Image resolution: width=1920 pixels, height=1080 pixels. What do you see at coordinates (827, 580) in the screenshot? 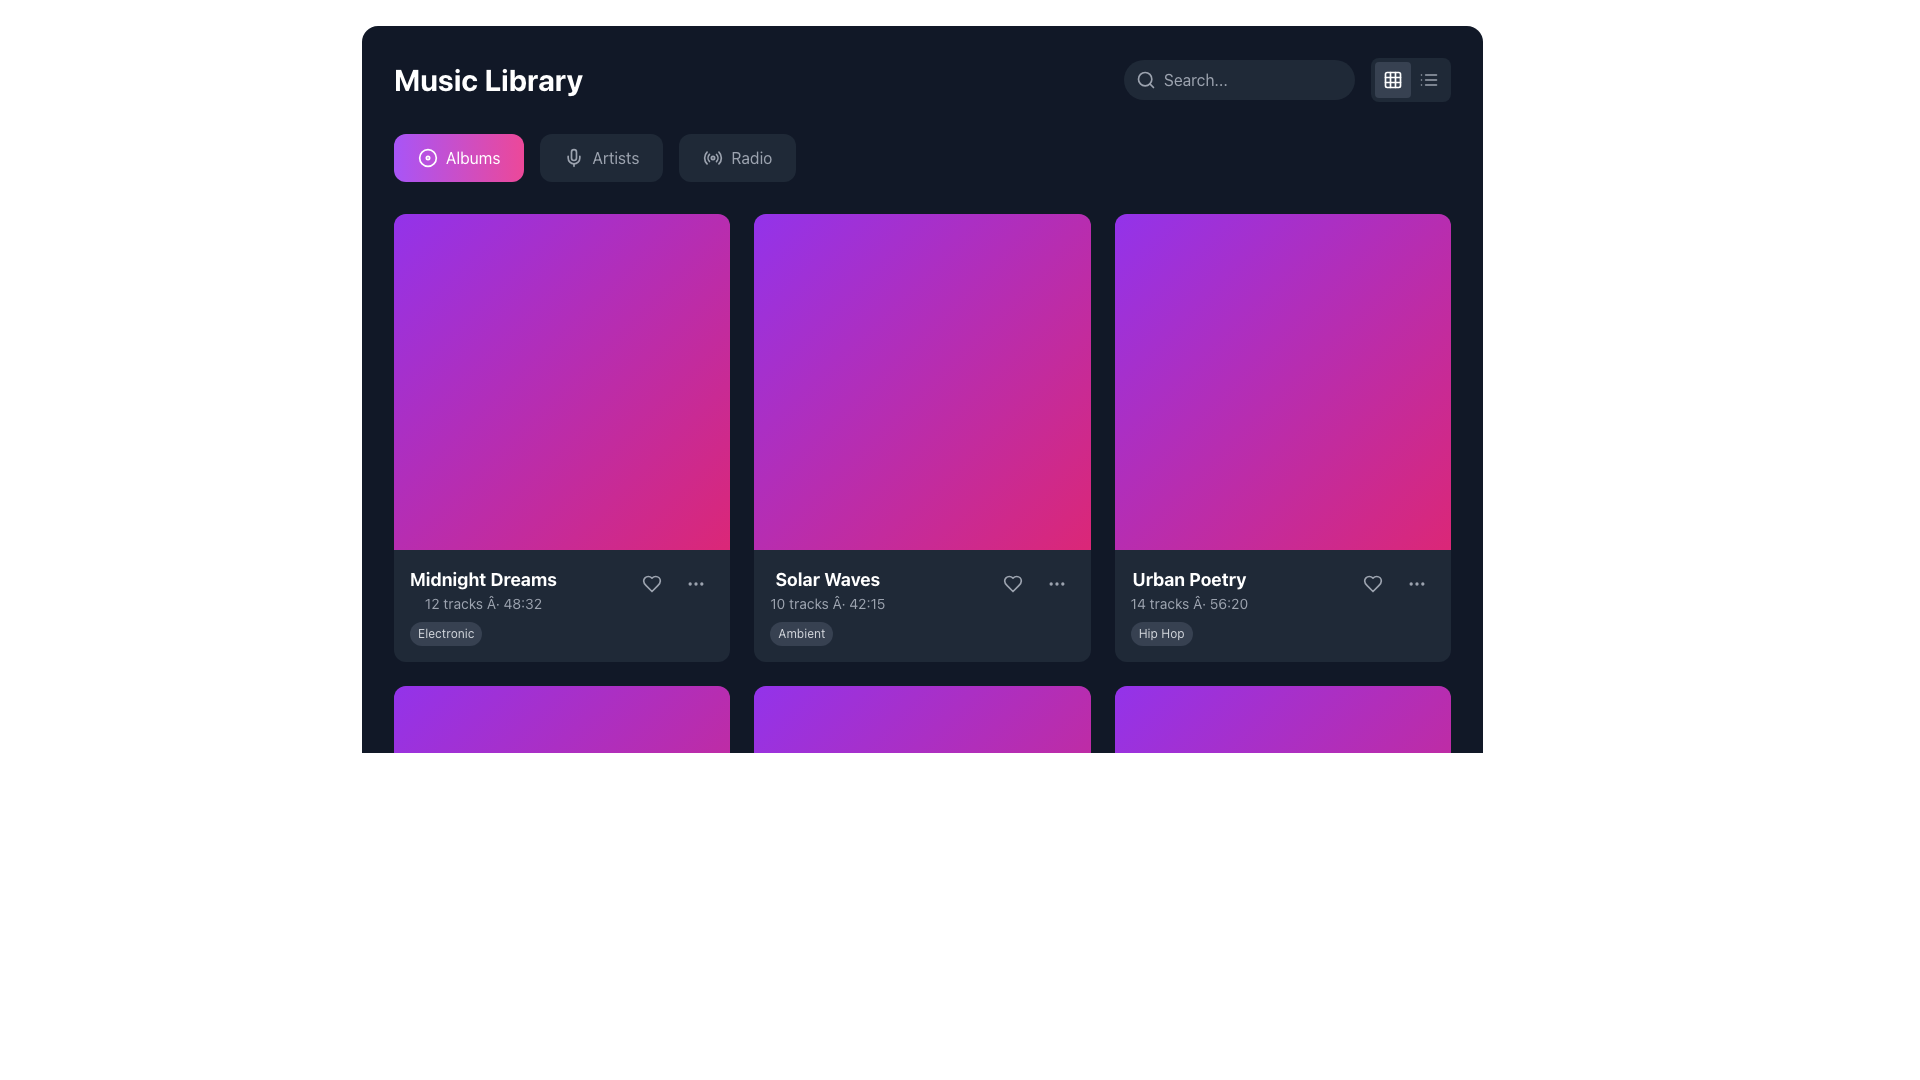
I see `the 'Solar Waves' text label, which is styled in bold, large white font and is positioned at the top-center of the second card in the grid layout` at bounding box center [827, 580].